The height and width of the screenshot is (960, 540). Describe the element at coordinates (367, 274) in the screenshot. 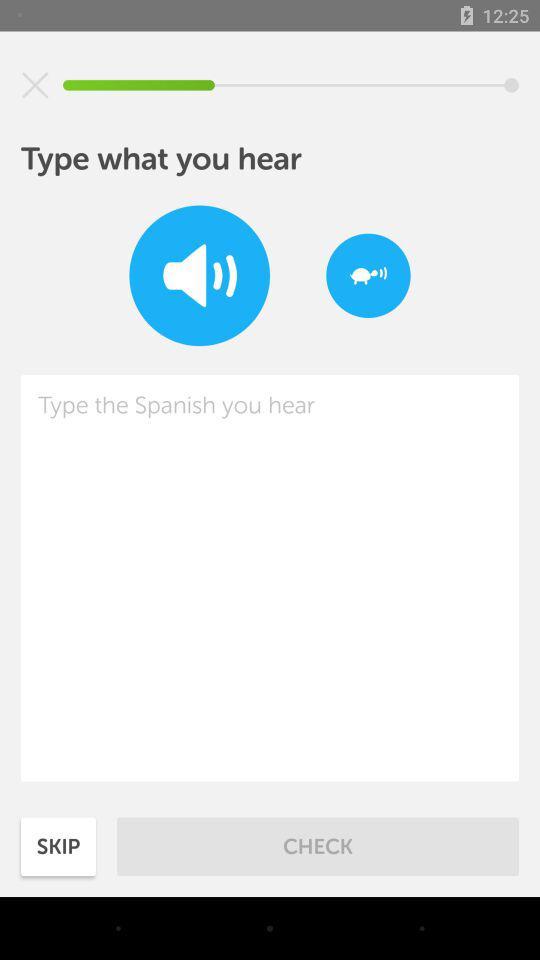

I see `speak slowly` at that location.